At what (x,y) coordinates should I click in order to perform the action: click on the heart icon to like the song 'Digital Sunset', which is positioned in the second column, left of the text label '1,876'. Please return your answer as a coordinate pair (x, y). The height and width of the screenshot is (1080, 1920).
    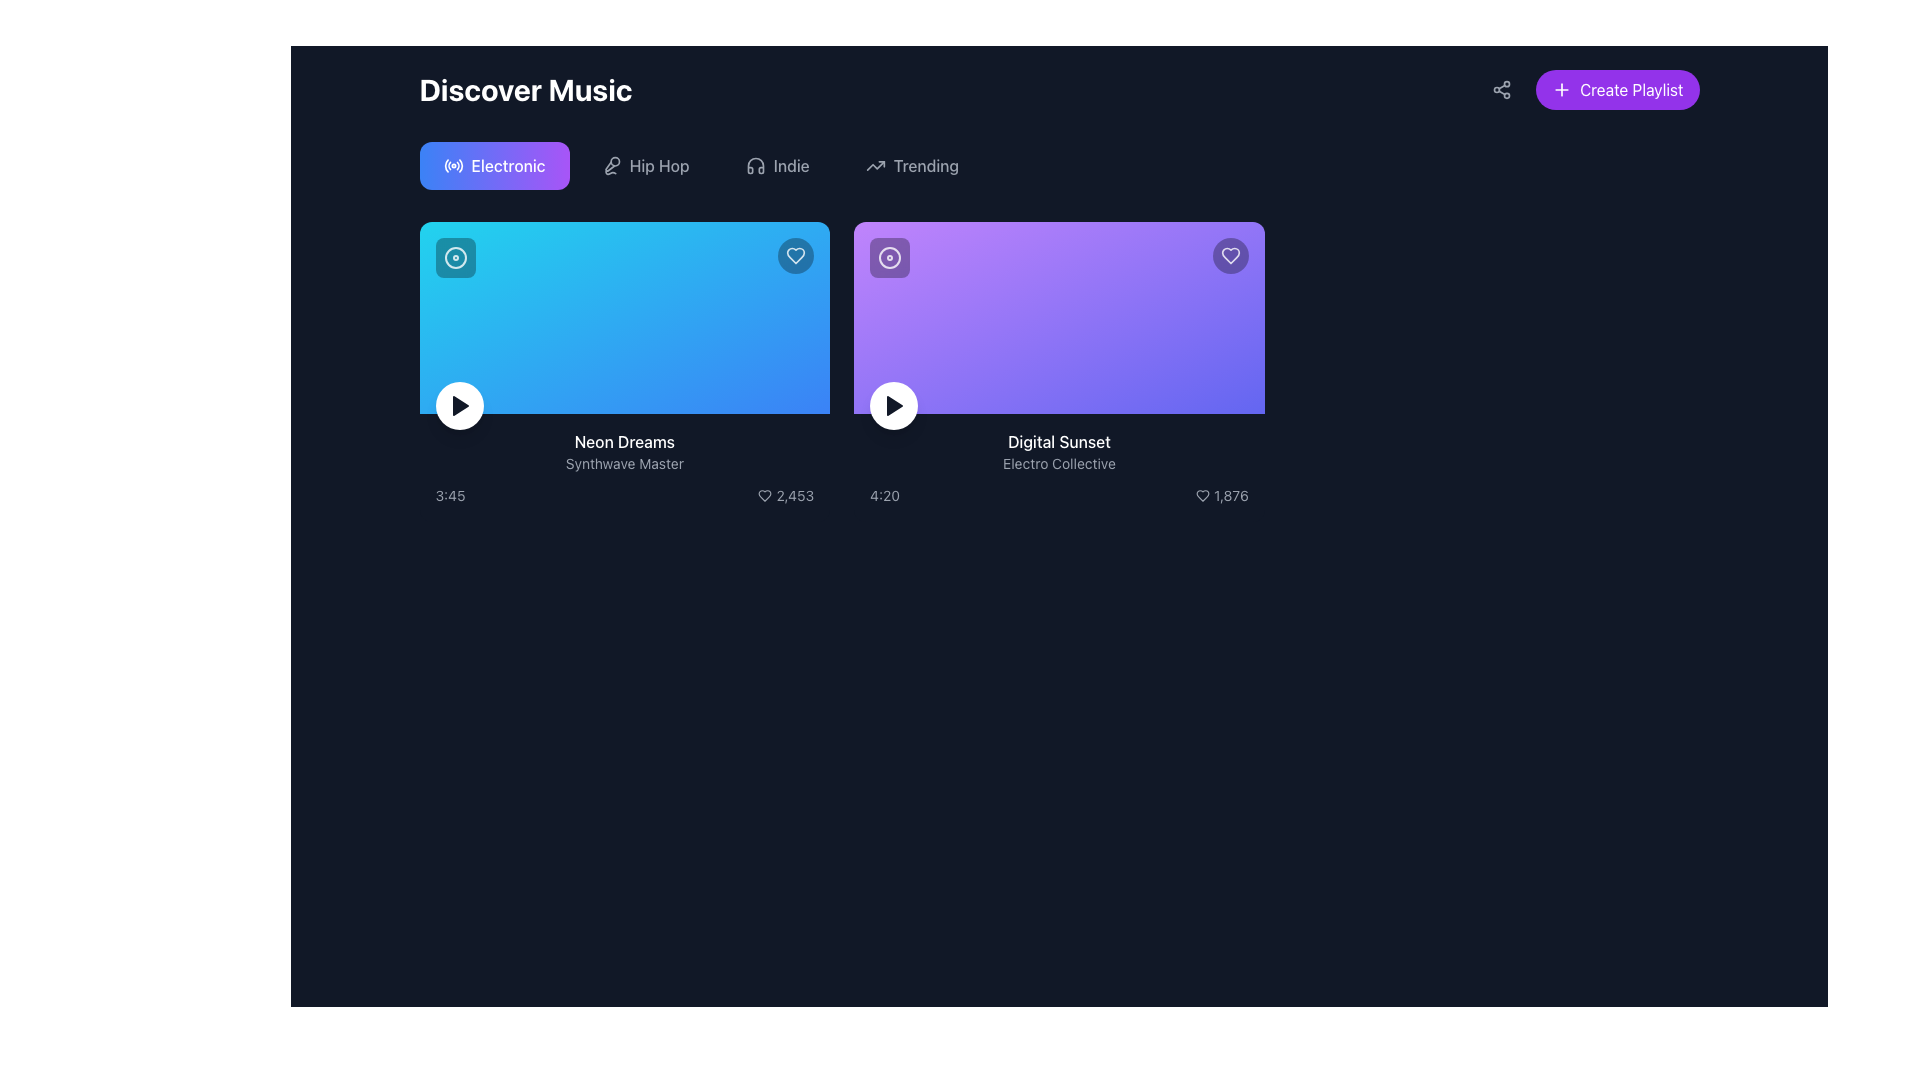
    Looking at the image, I should click on (1202, 495).